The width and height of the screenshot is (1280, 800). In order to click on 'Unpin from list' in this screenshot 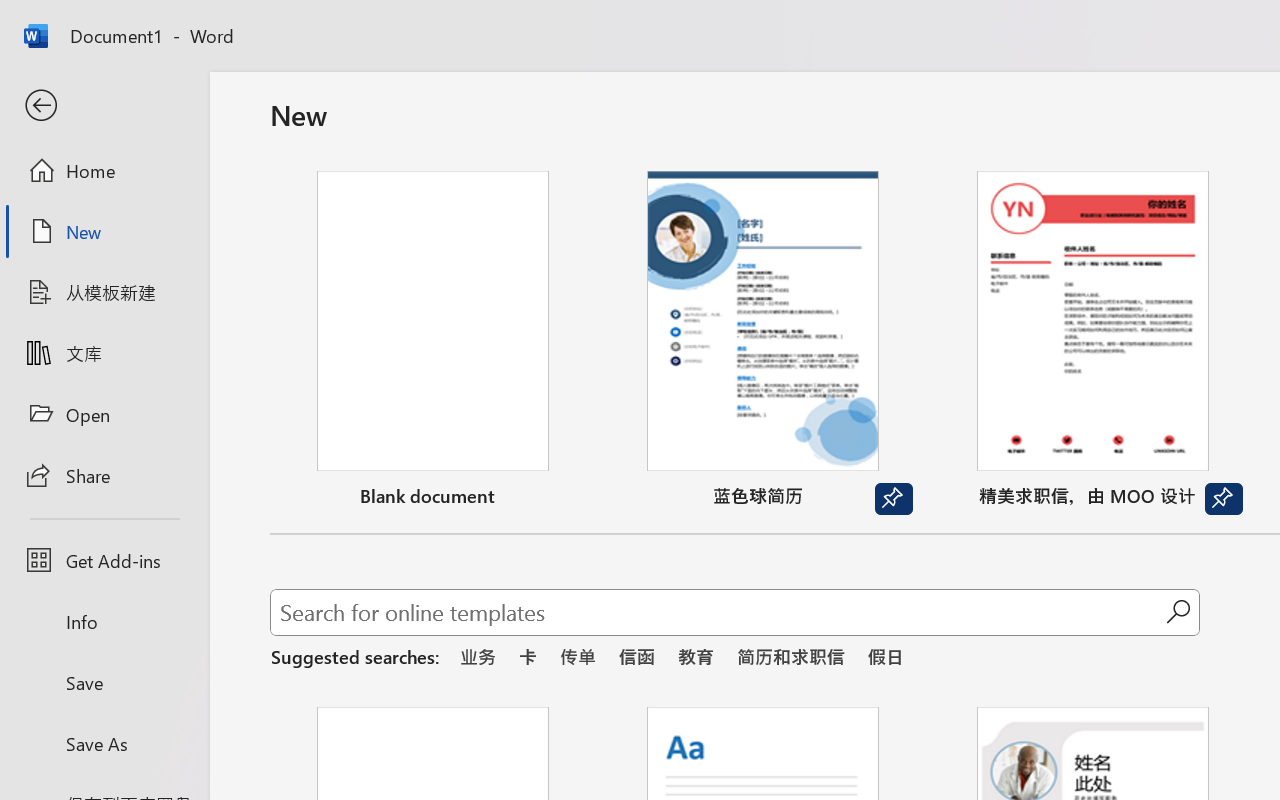, I will do `click(1222, 499)`.